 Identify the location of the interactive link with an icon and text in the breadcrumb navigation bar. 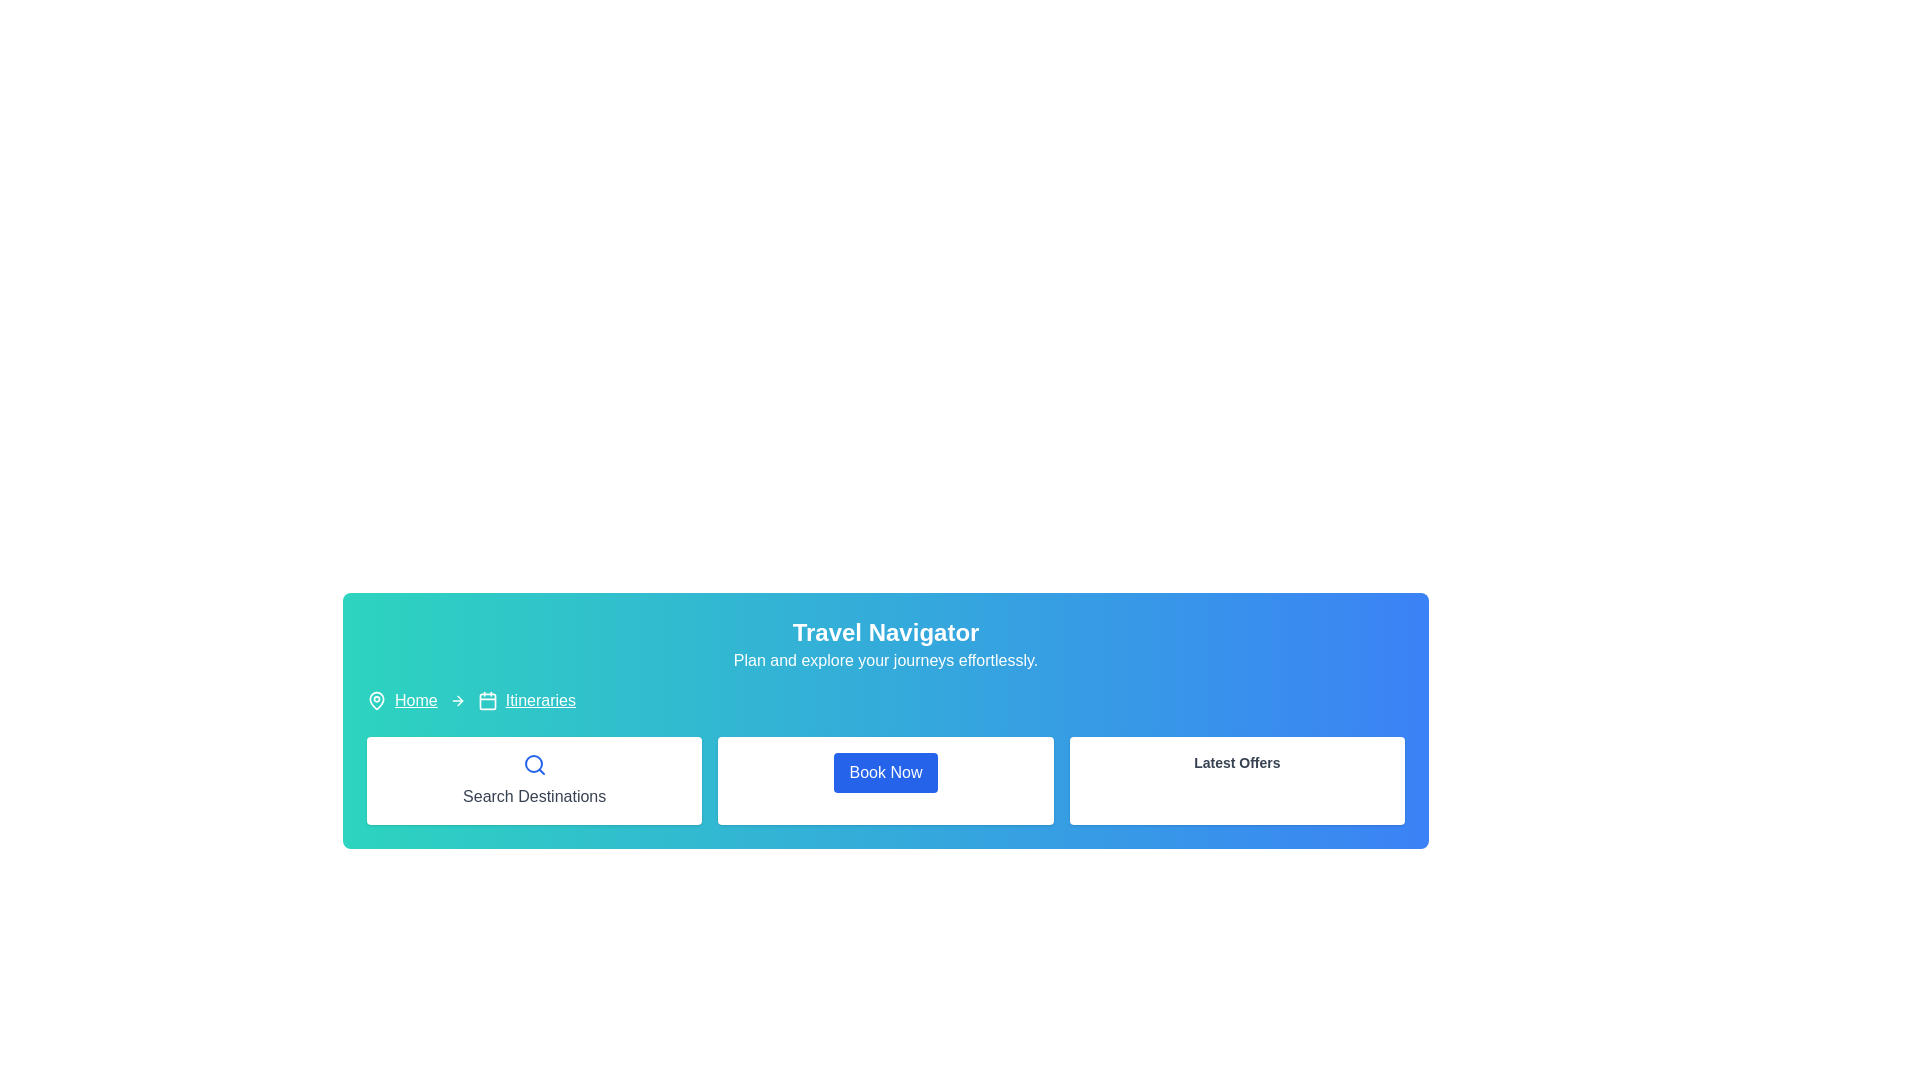
(526, 700).